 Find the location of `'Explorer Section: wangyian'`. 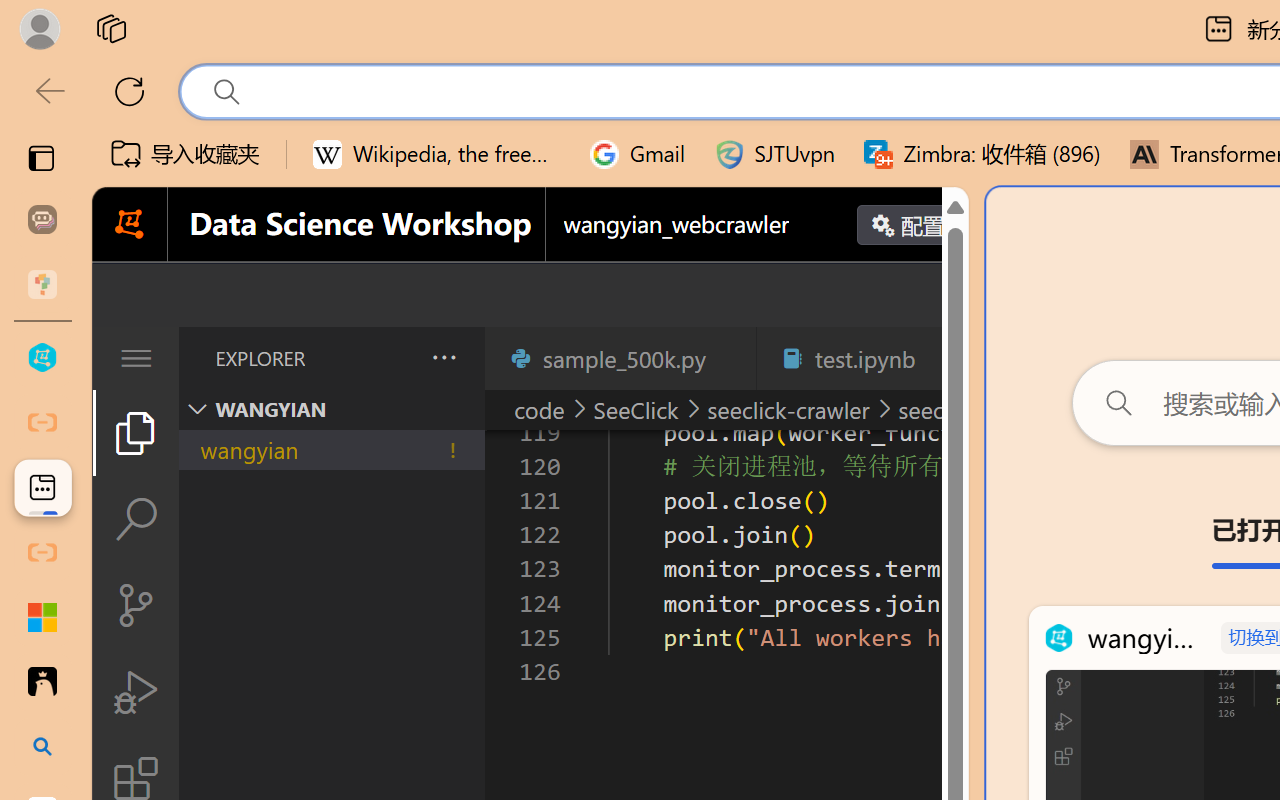

'Explorer Section: wangyian' is located at coordinates (331, 409).